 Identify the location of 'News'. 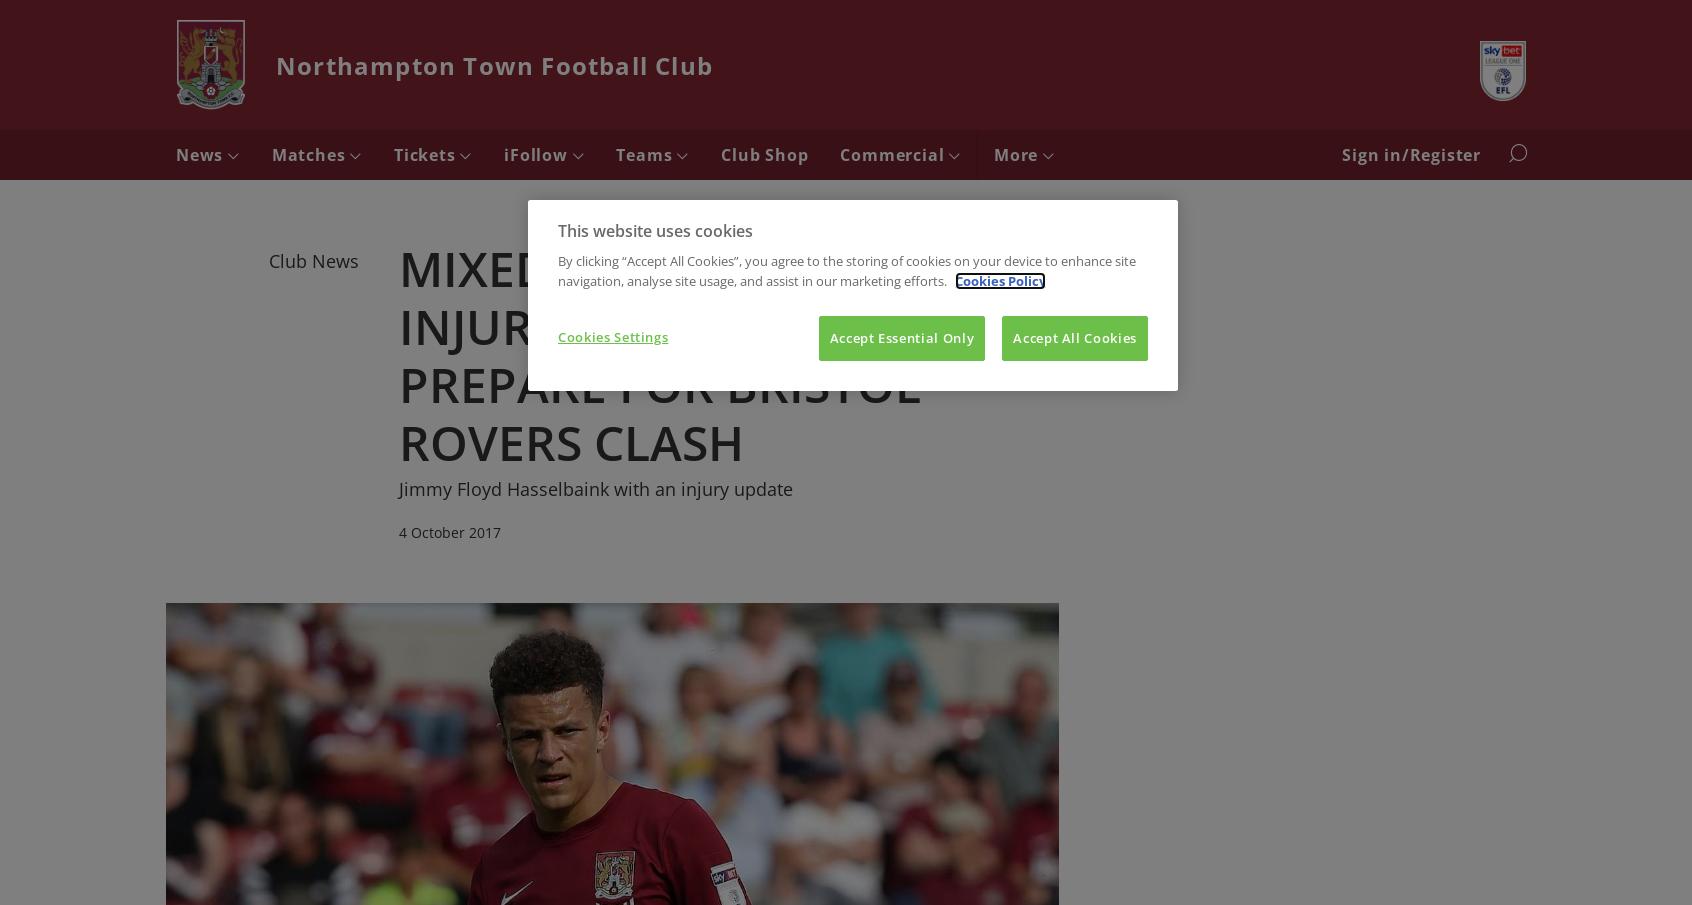
(174, 155).